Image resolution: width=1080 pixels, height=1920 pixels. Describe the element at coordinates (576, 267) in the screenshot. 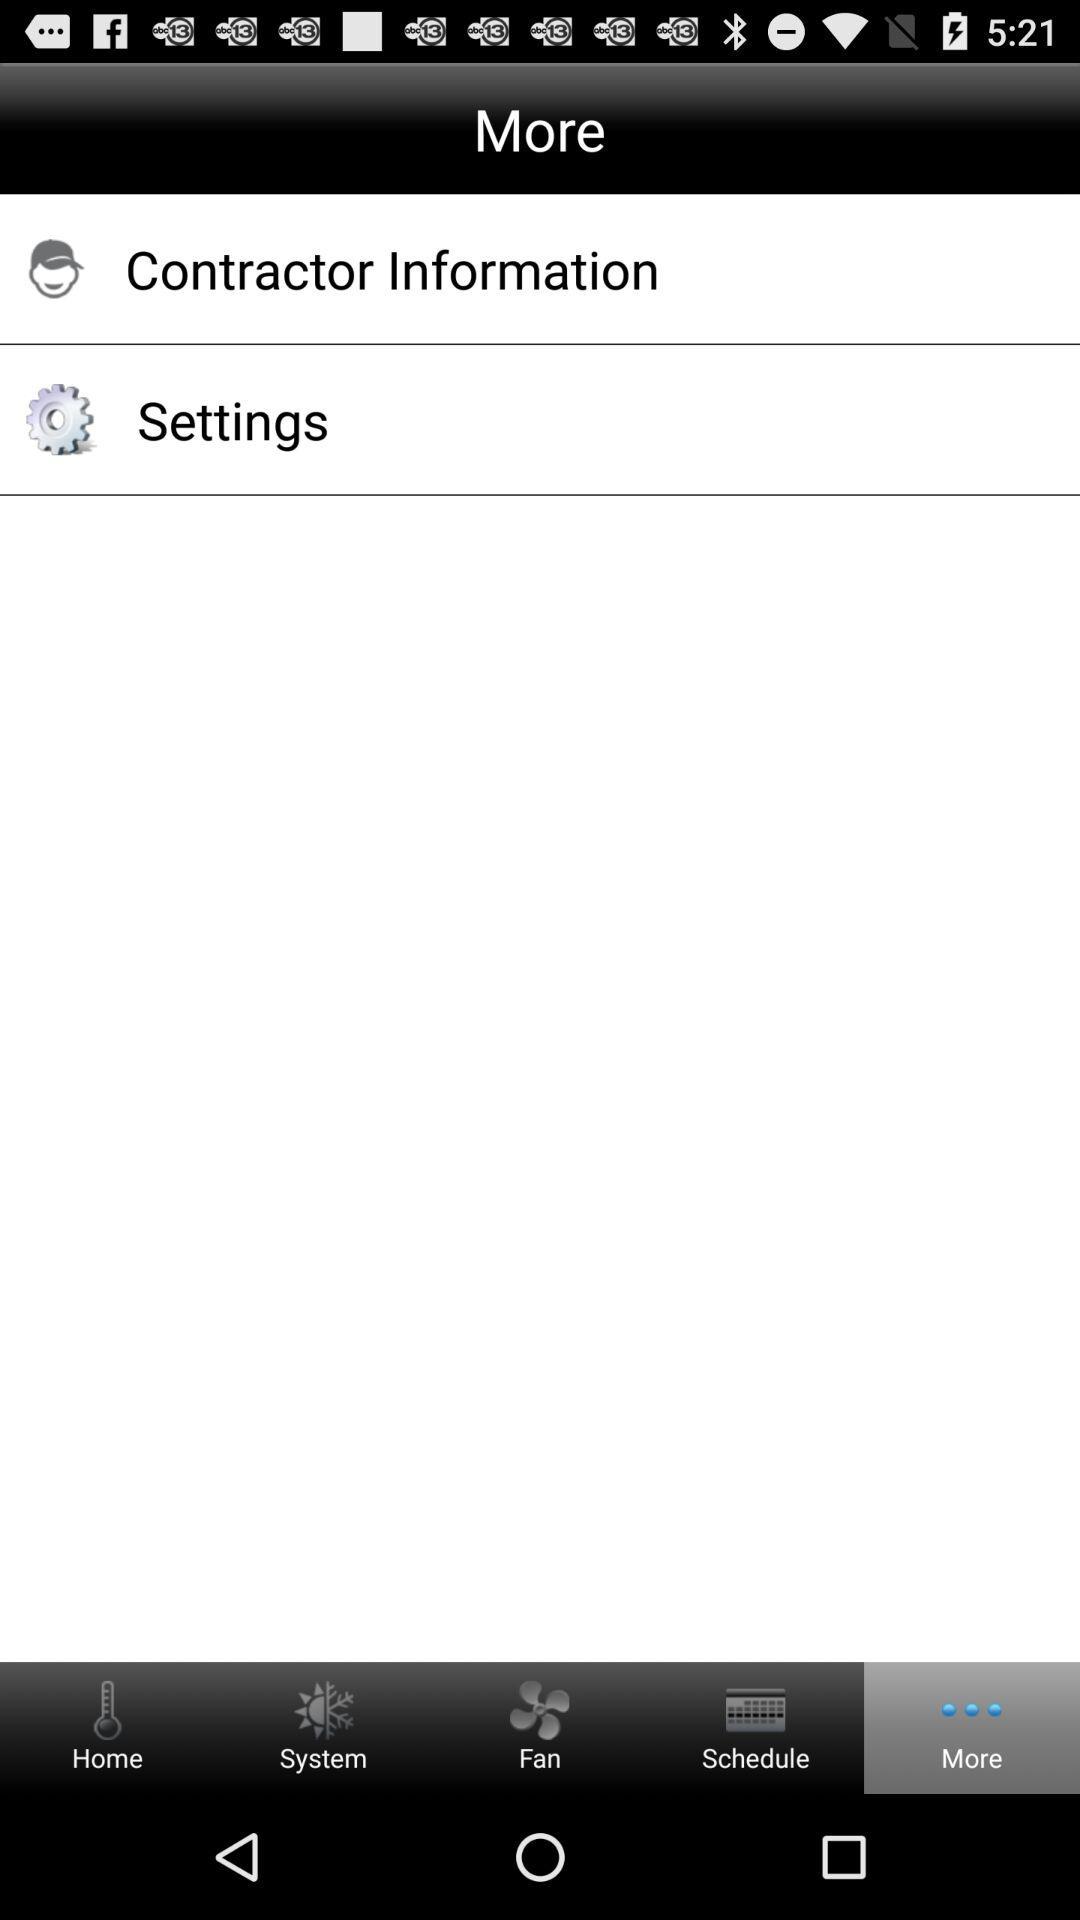

I see `contractor information app` at that location.